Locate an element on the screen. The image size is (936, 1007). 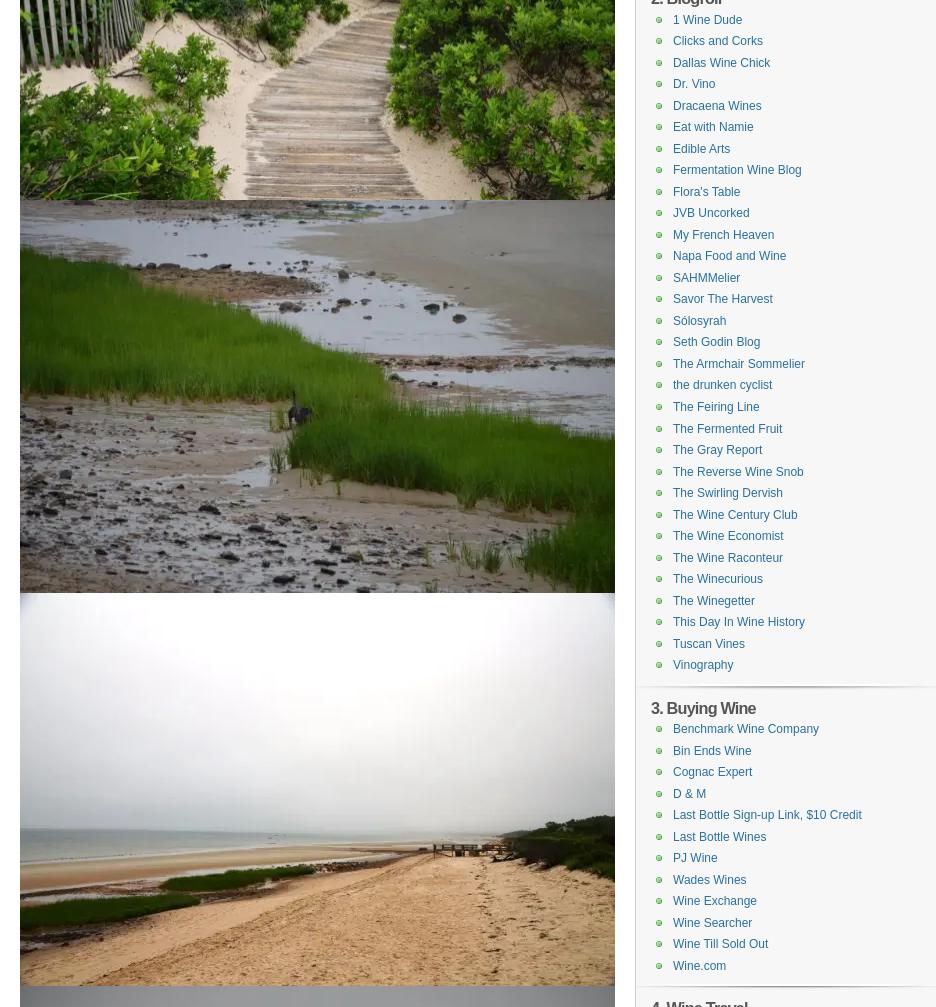
'The Armchair Sommelier' is located at coordinates (737, 363).